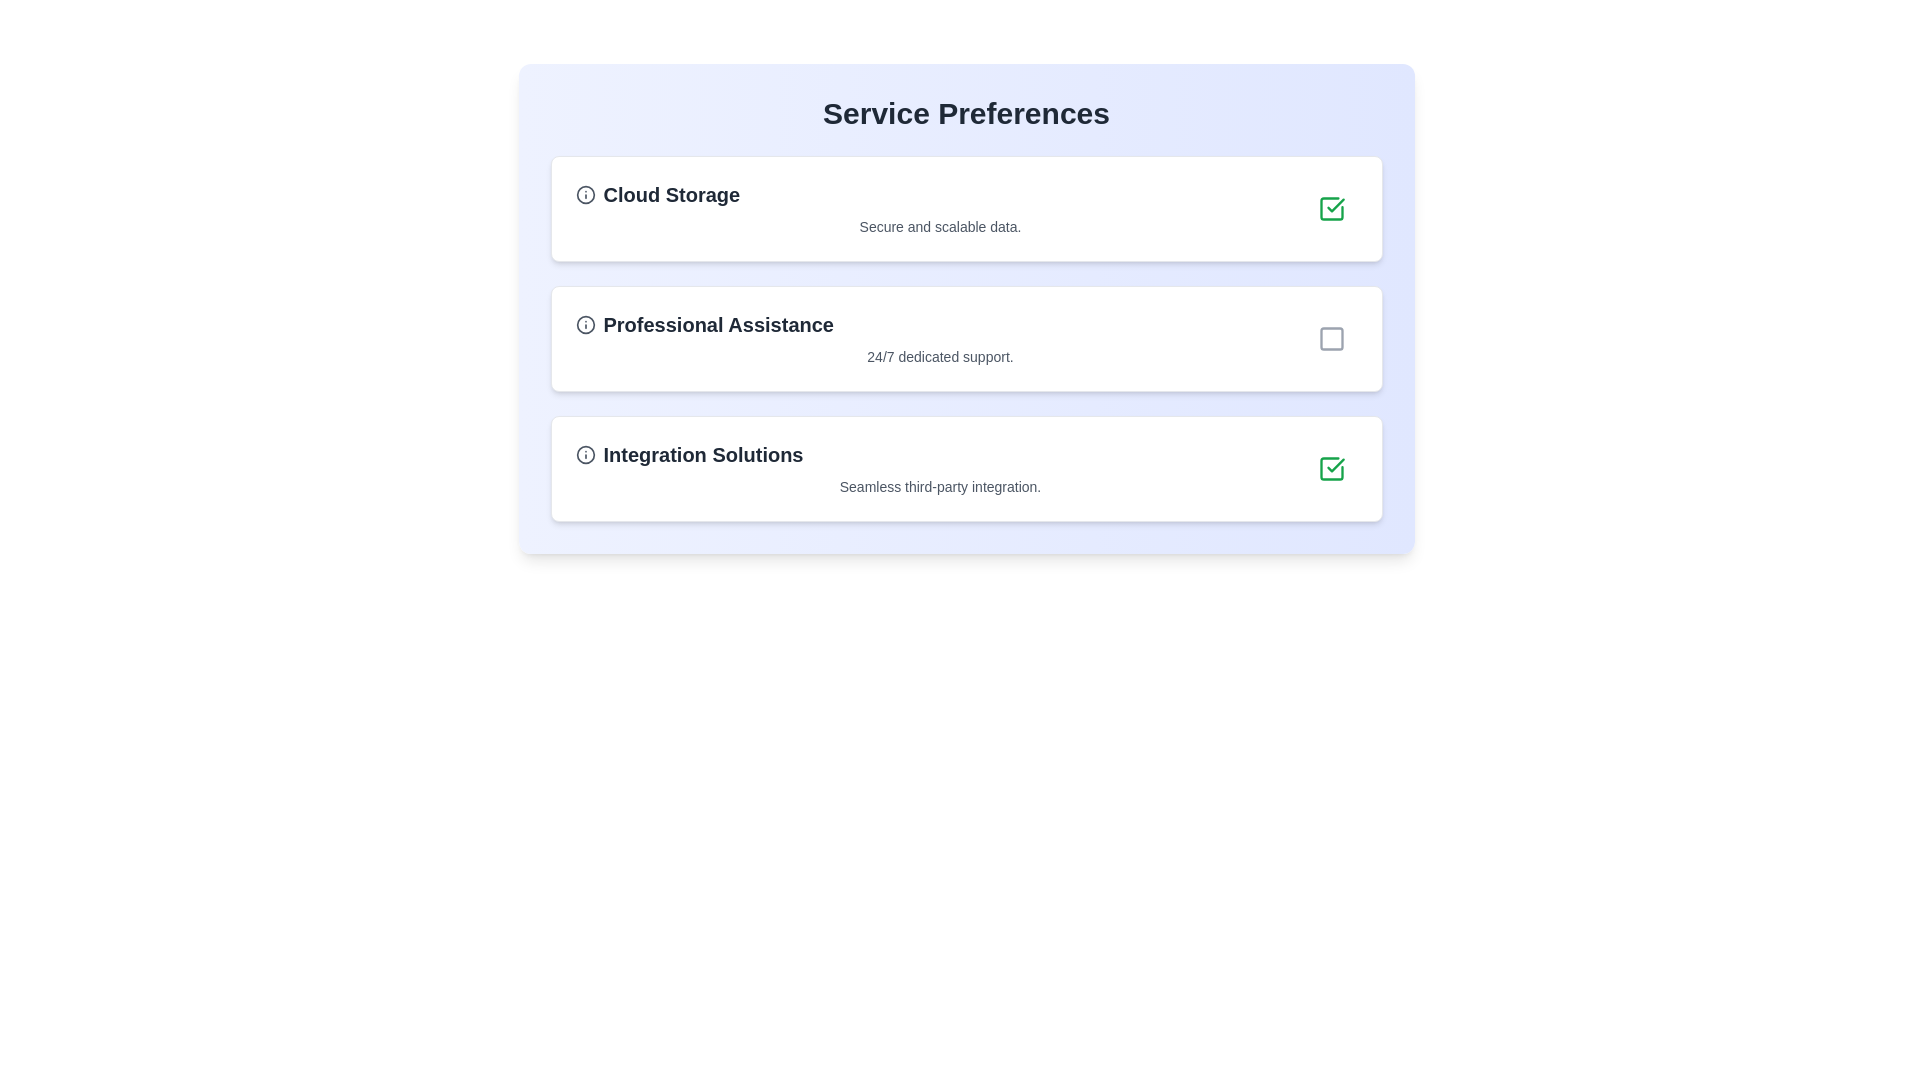 This screenshot has width=1920, height=1080. I want to click on the text label that describes the feature of 'Cloud Storage', positioned below the main heading in the 'Service Preferences' section, so click(939, 226).